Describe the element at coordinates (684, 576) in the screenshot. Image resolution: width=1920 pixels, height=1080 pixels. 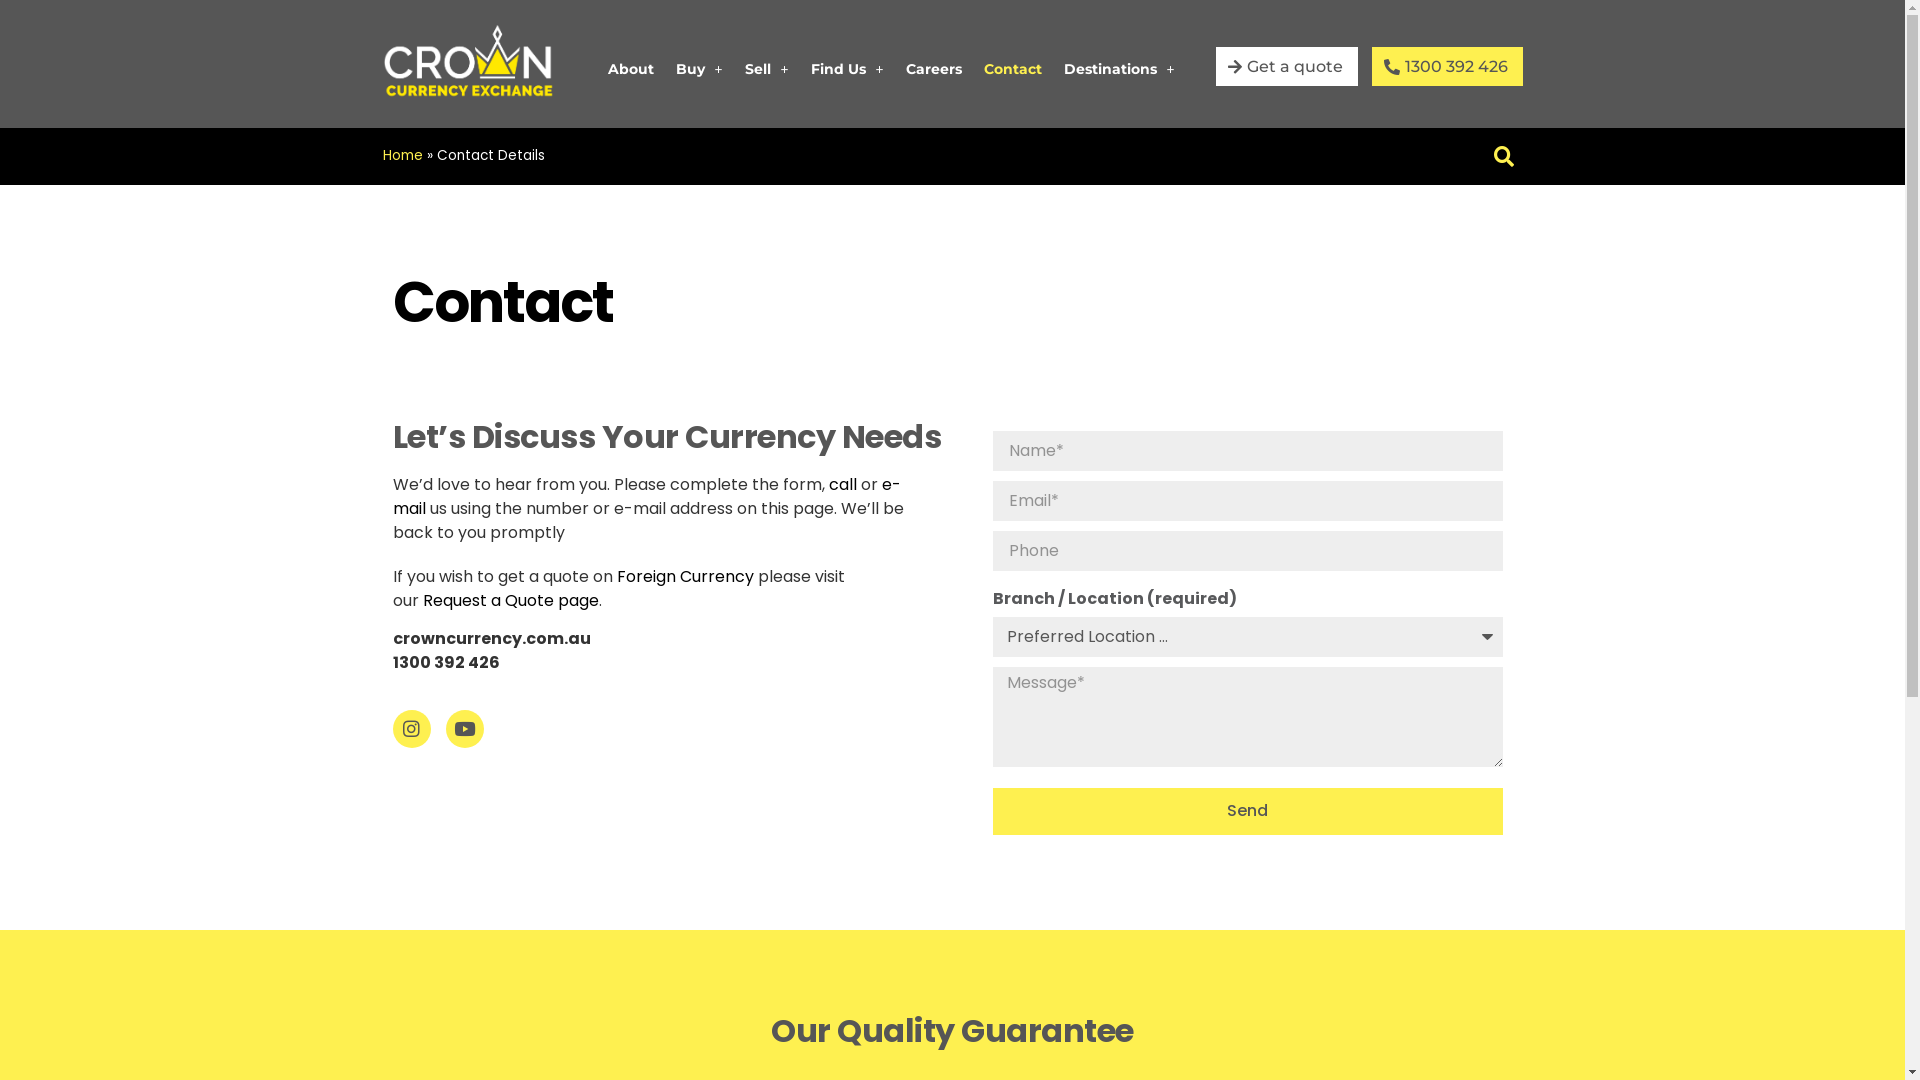
I see `'Foreign Currency'` at that location.